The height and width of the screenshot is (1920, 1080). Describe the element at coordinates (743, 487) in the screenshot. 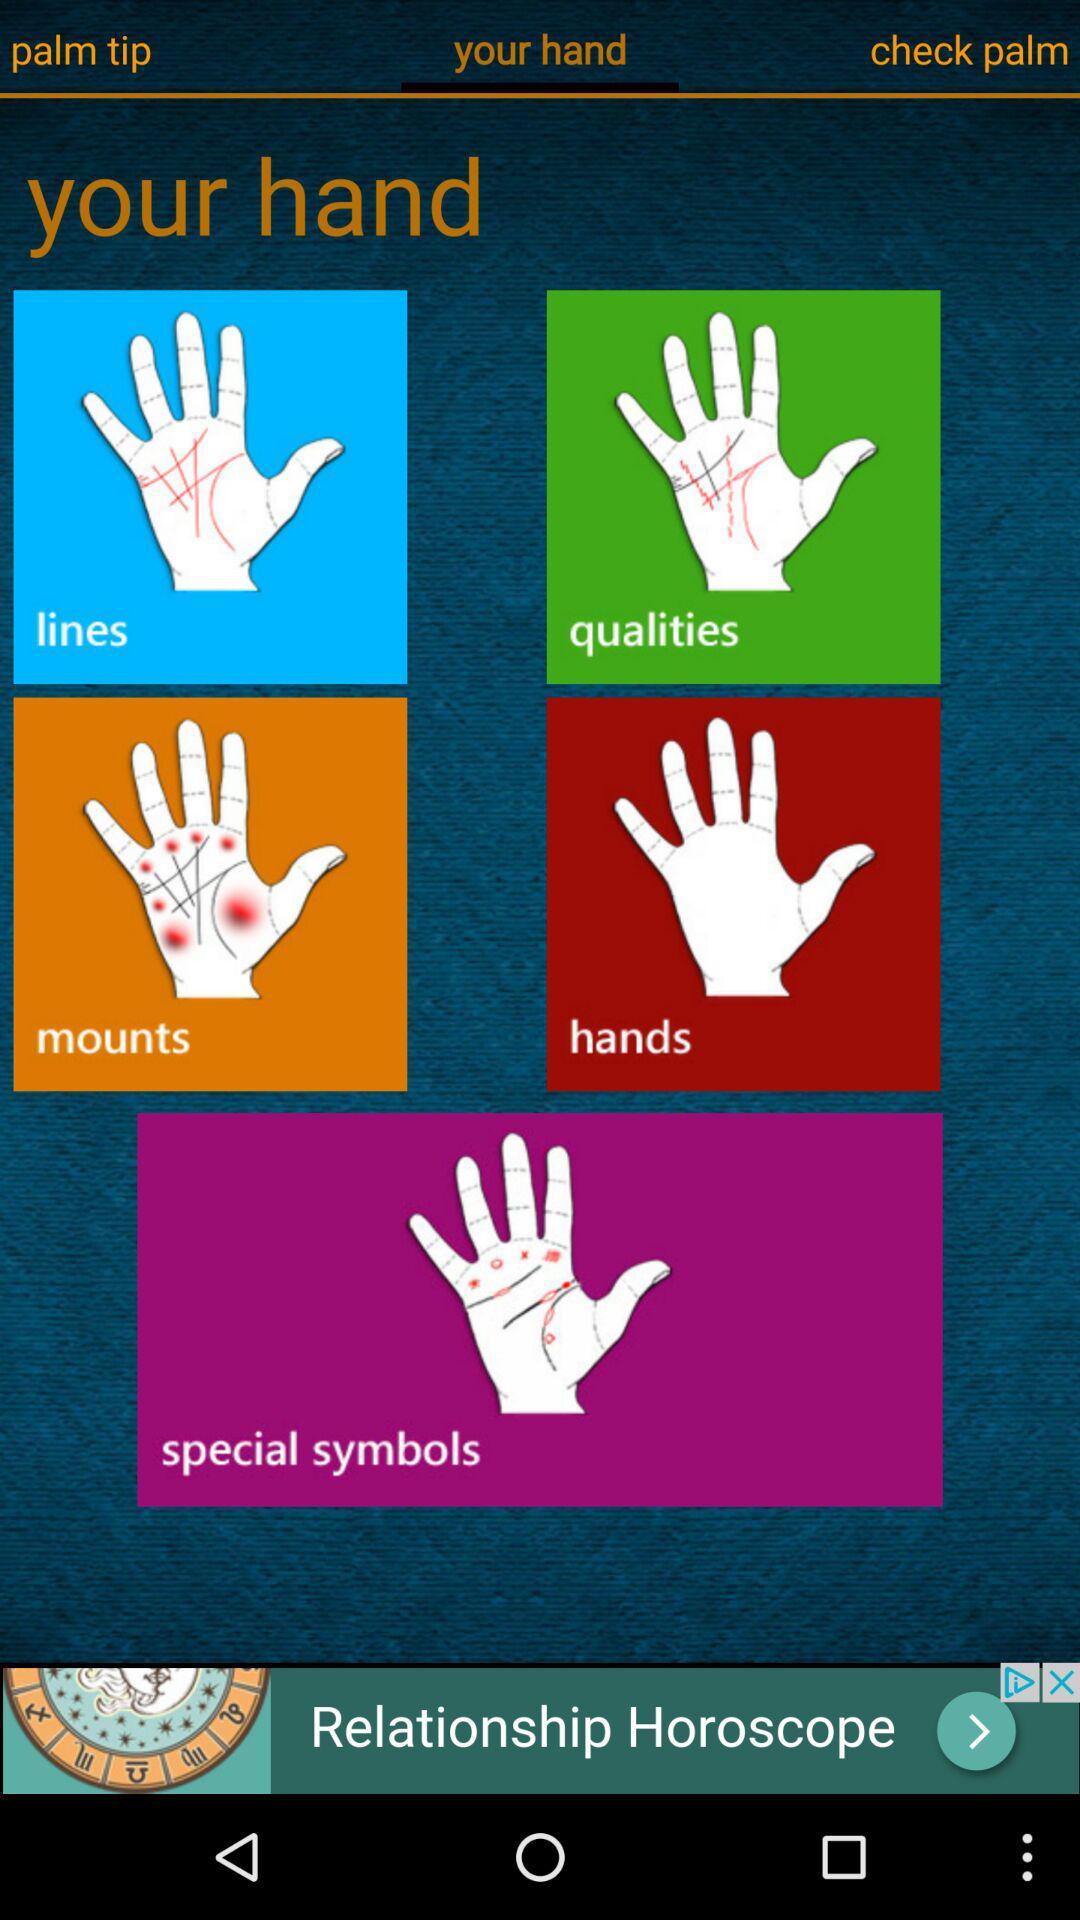

I see `qualities selections` at that location.